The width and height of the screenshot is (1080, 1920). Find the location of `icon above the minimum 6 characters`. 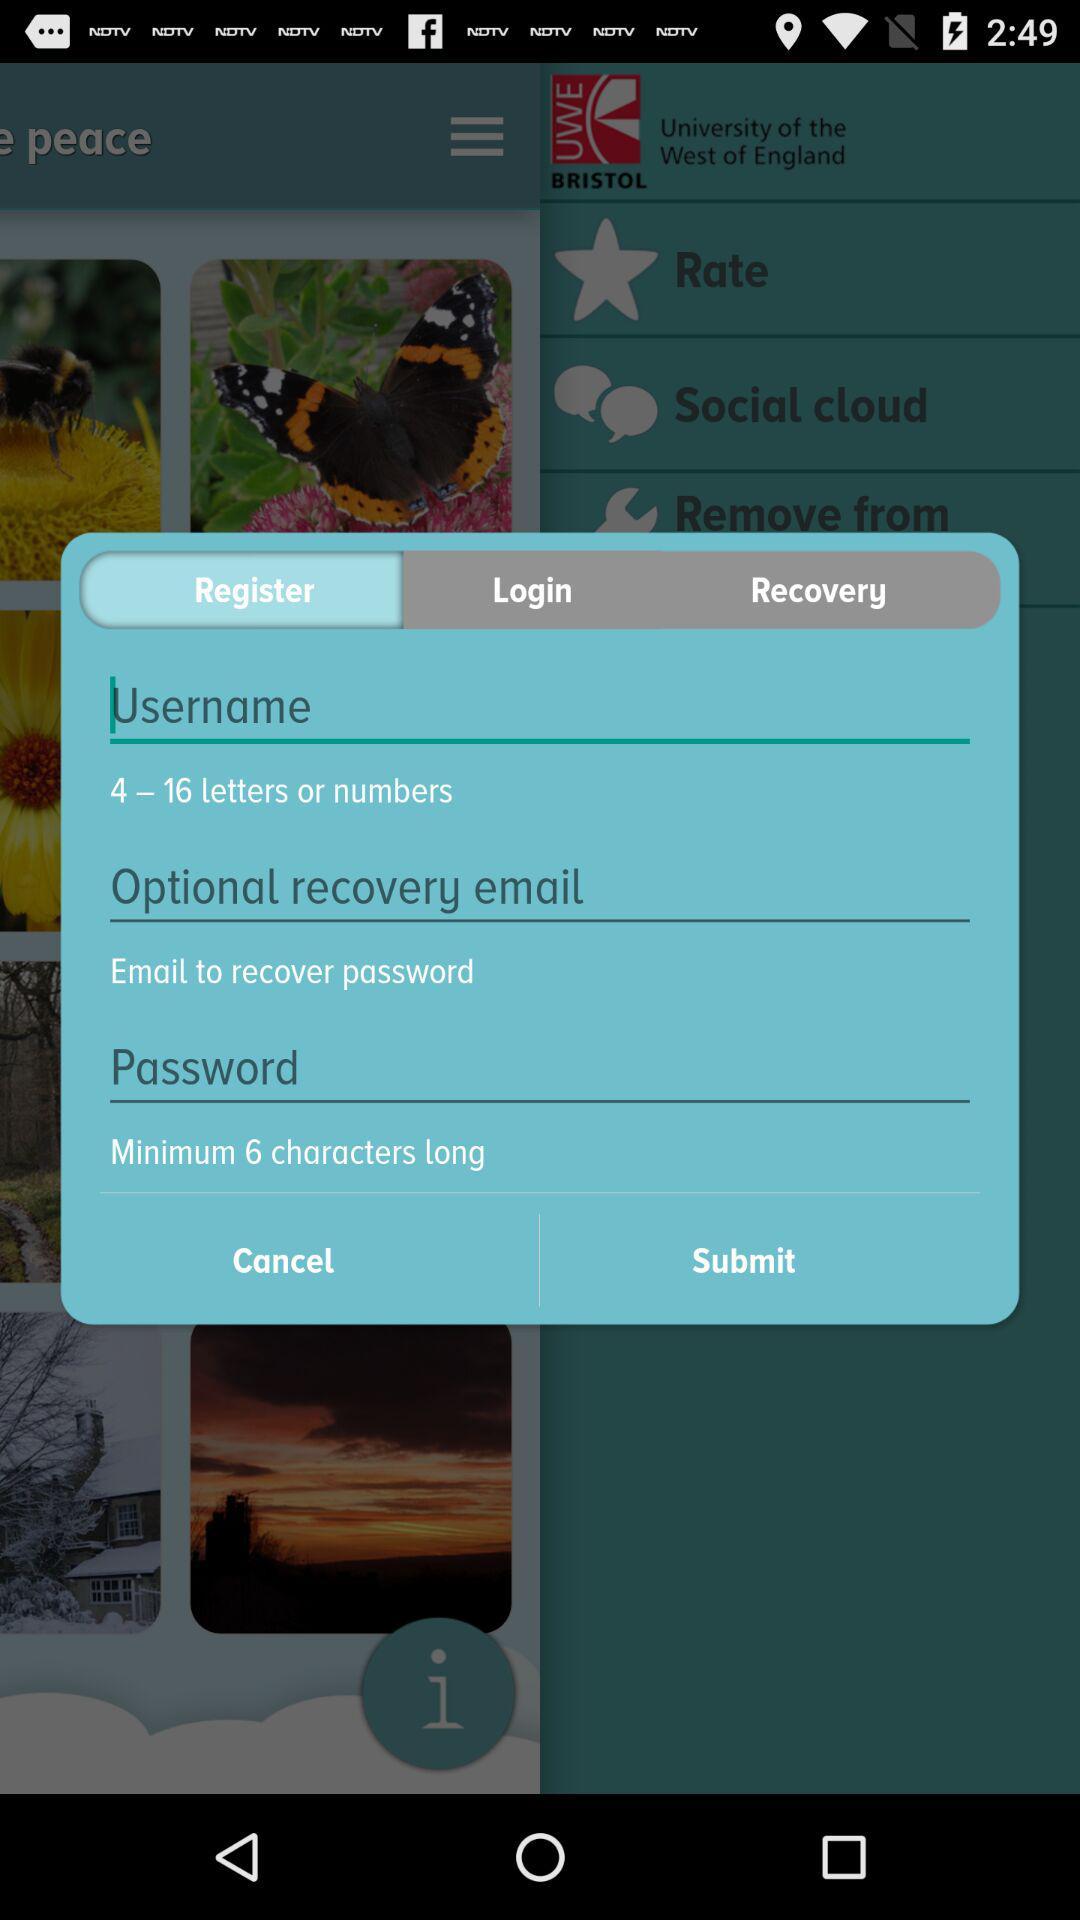

icon above the minimum 6 characters is located at coordinates (540, 1066).